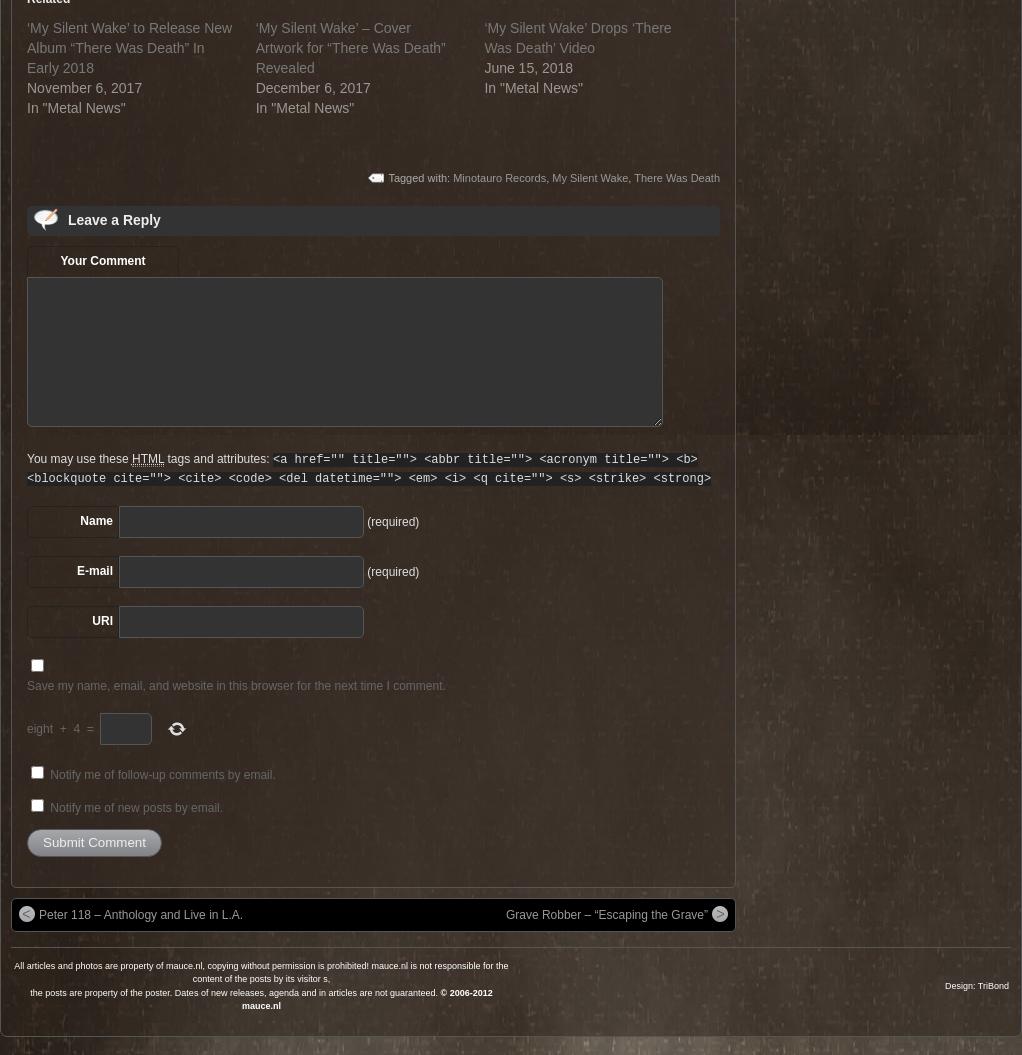  Describe the element at coordinates (25, 727) in the screenshot. I see `'eight'` at that location.